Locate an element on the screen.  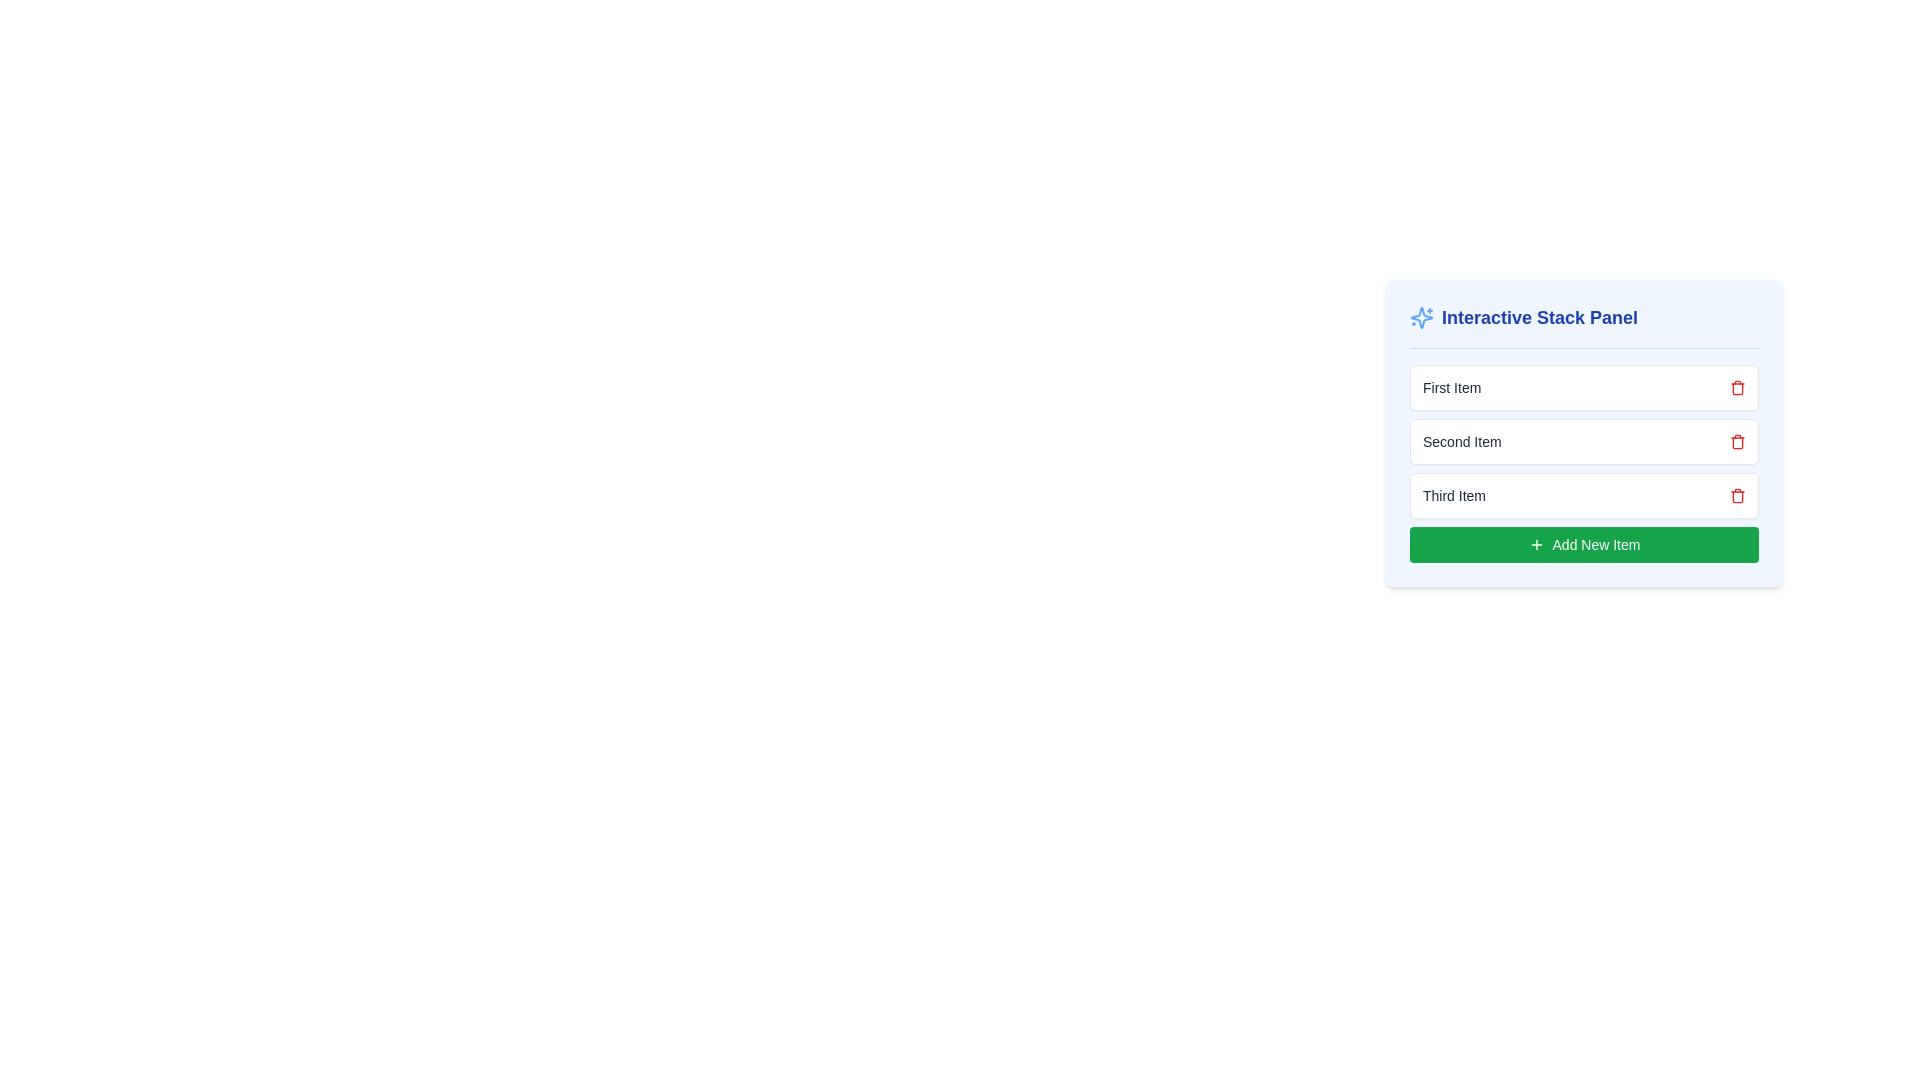
the red trash bin icon button located to the right of the 'Second Item' label in the interactive stack panel is located at coordinates (1736, 441).